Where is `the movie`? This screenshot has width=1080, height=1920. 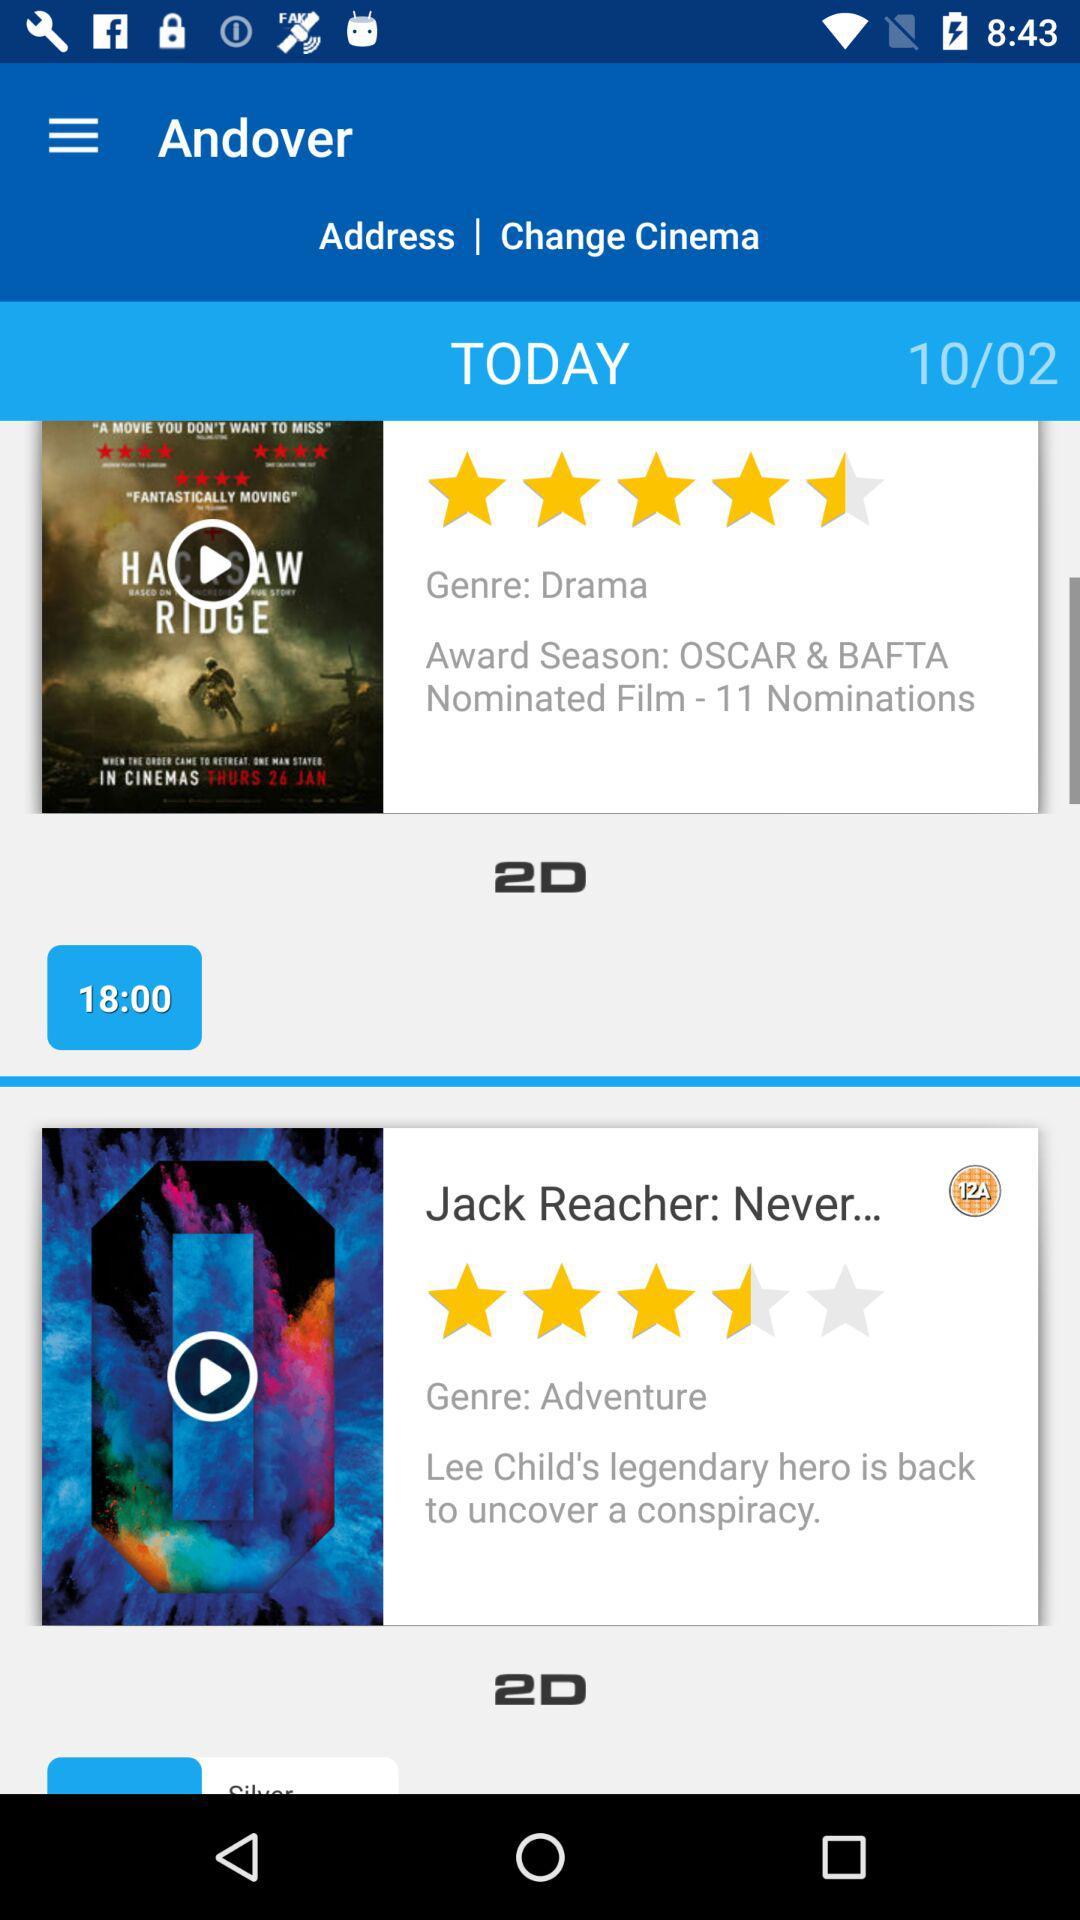
the movie is located at coordinates (212, 563).